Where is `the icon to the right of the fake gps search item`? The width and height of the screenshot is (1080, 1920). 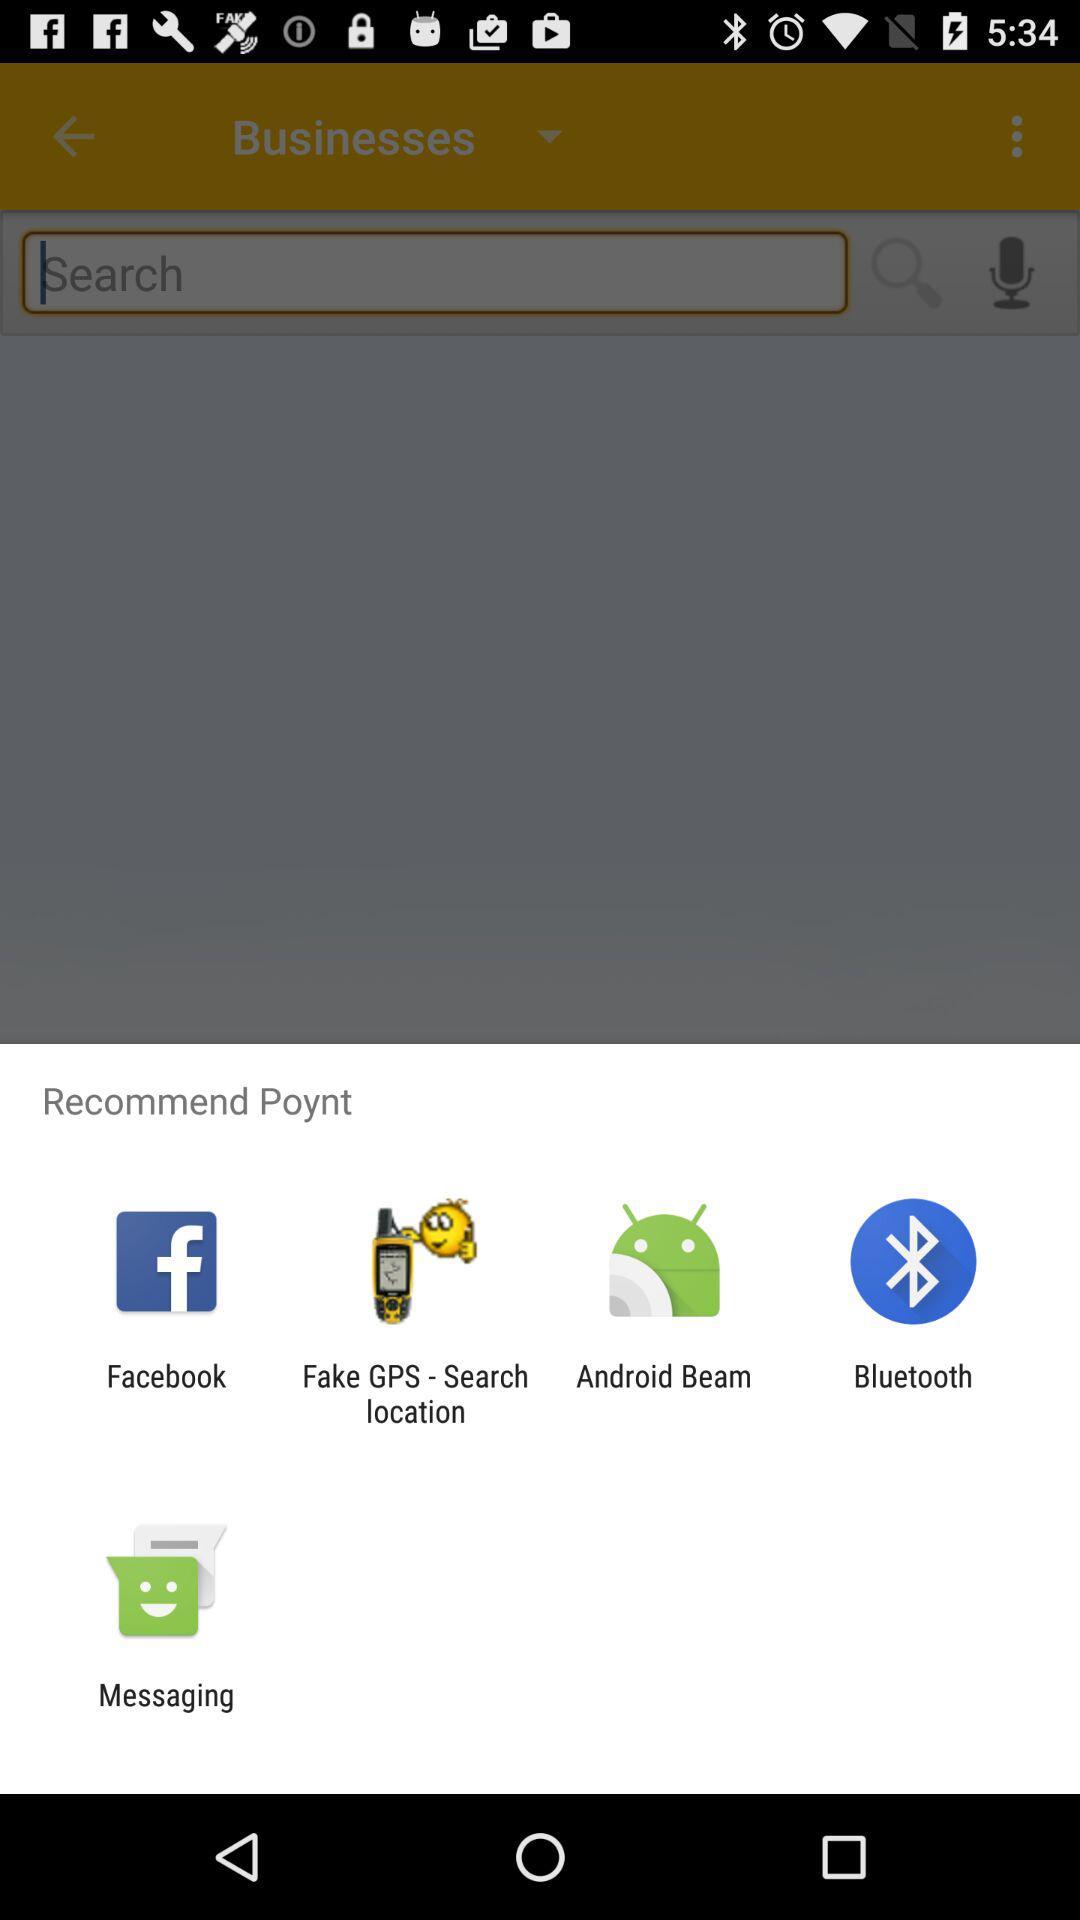 the icon to the right of the fake gps search item is located at coordinates (664, 1392).